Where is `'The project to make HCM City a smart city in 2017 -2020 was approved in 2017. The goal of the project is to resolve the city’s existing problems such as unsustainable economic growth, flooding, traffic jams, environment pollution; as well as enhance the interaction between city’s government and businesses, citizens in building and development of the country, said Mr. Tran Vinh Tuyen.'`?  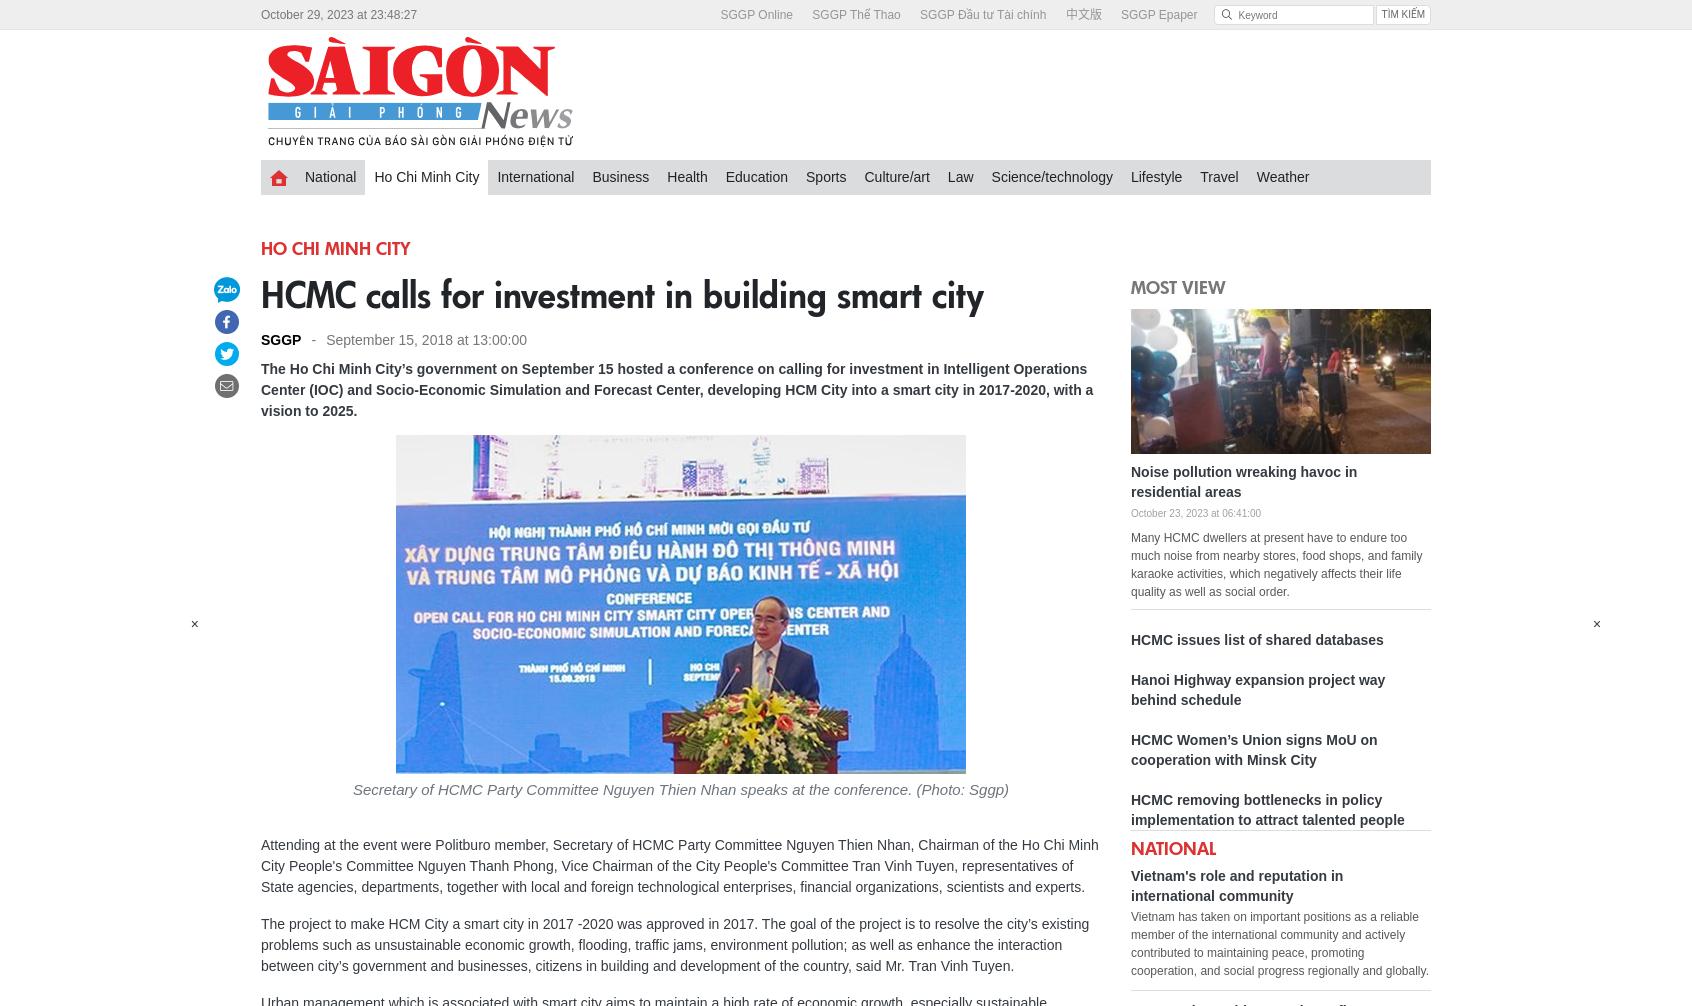
'The project to make HCM City a smart city in 2017 -2020 was approved in 2017. The goal of the project is to resolve the city’s existing problems such as unsustainable economic growth, flooding, traffic jams, environment pollution; as well as enhance the interaction between city’s government and businesses, citizens in building and development of the country, said Mr. Tran Vinh Tuyen.' is located at coordinates (261, 943).